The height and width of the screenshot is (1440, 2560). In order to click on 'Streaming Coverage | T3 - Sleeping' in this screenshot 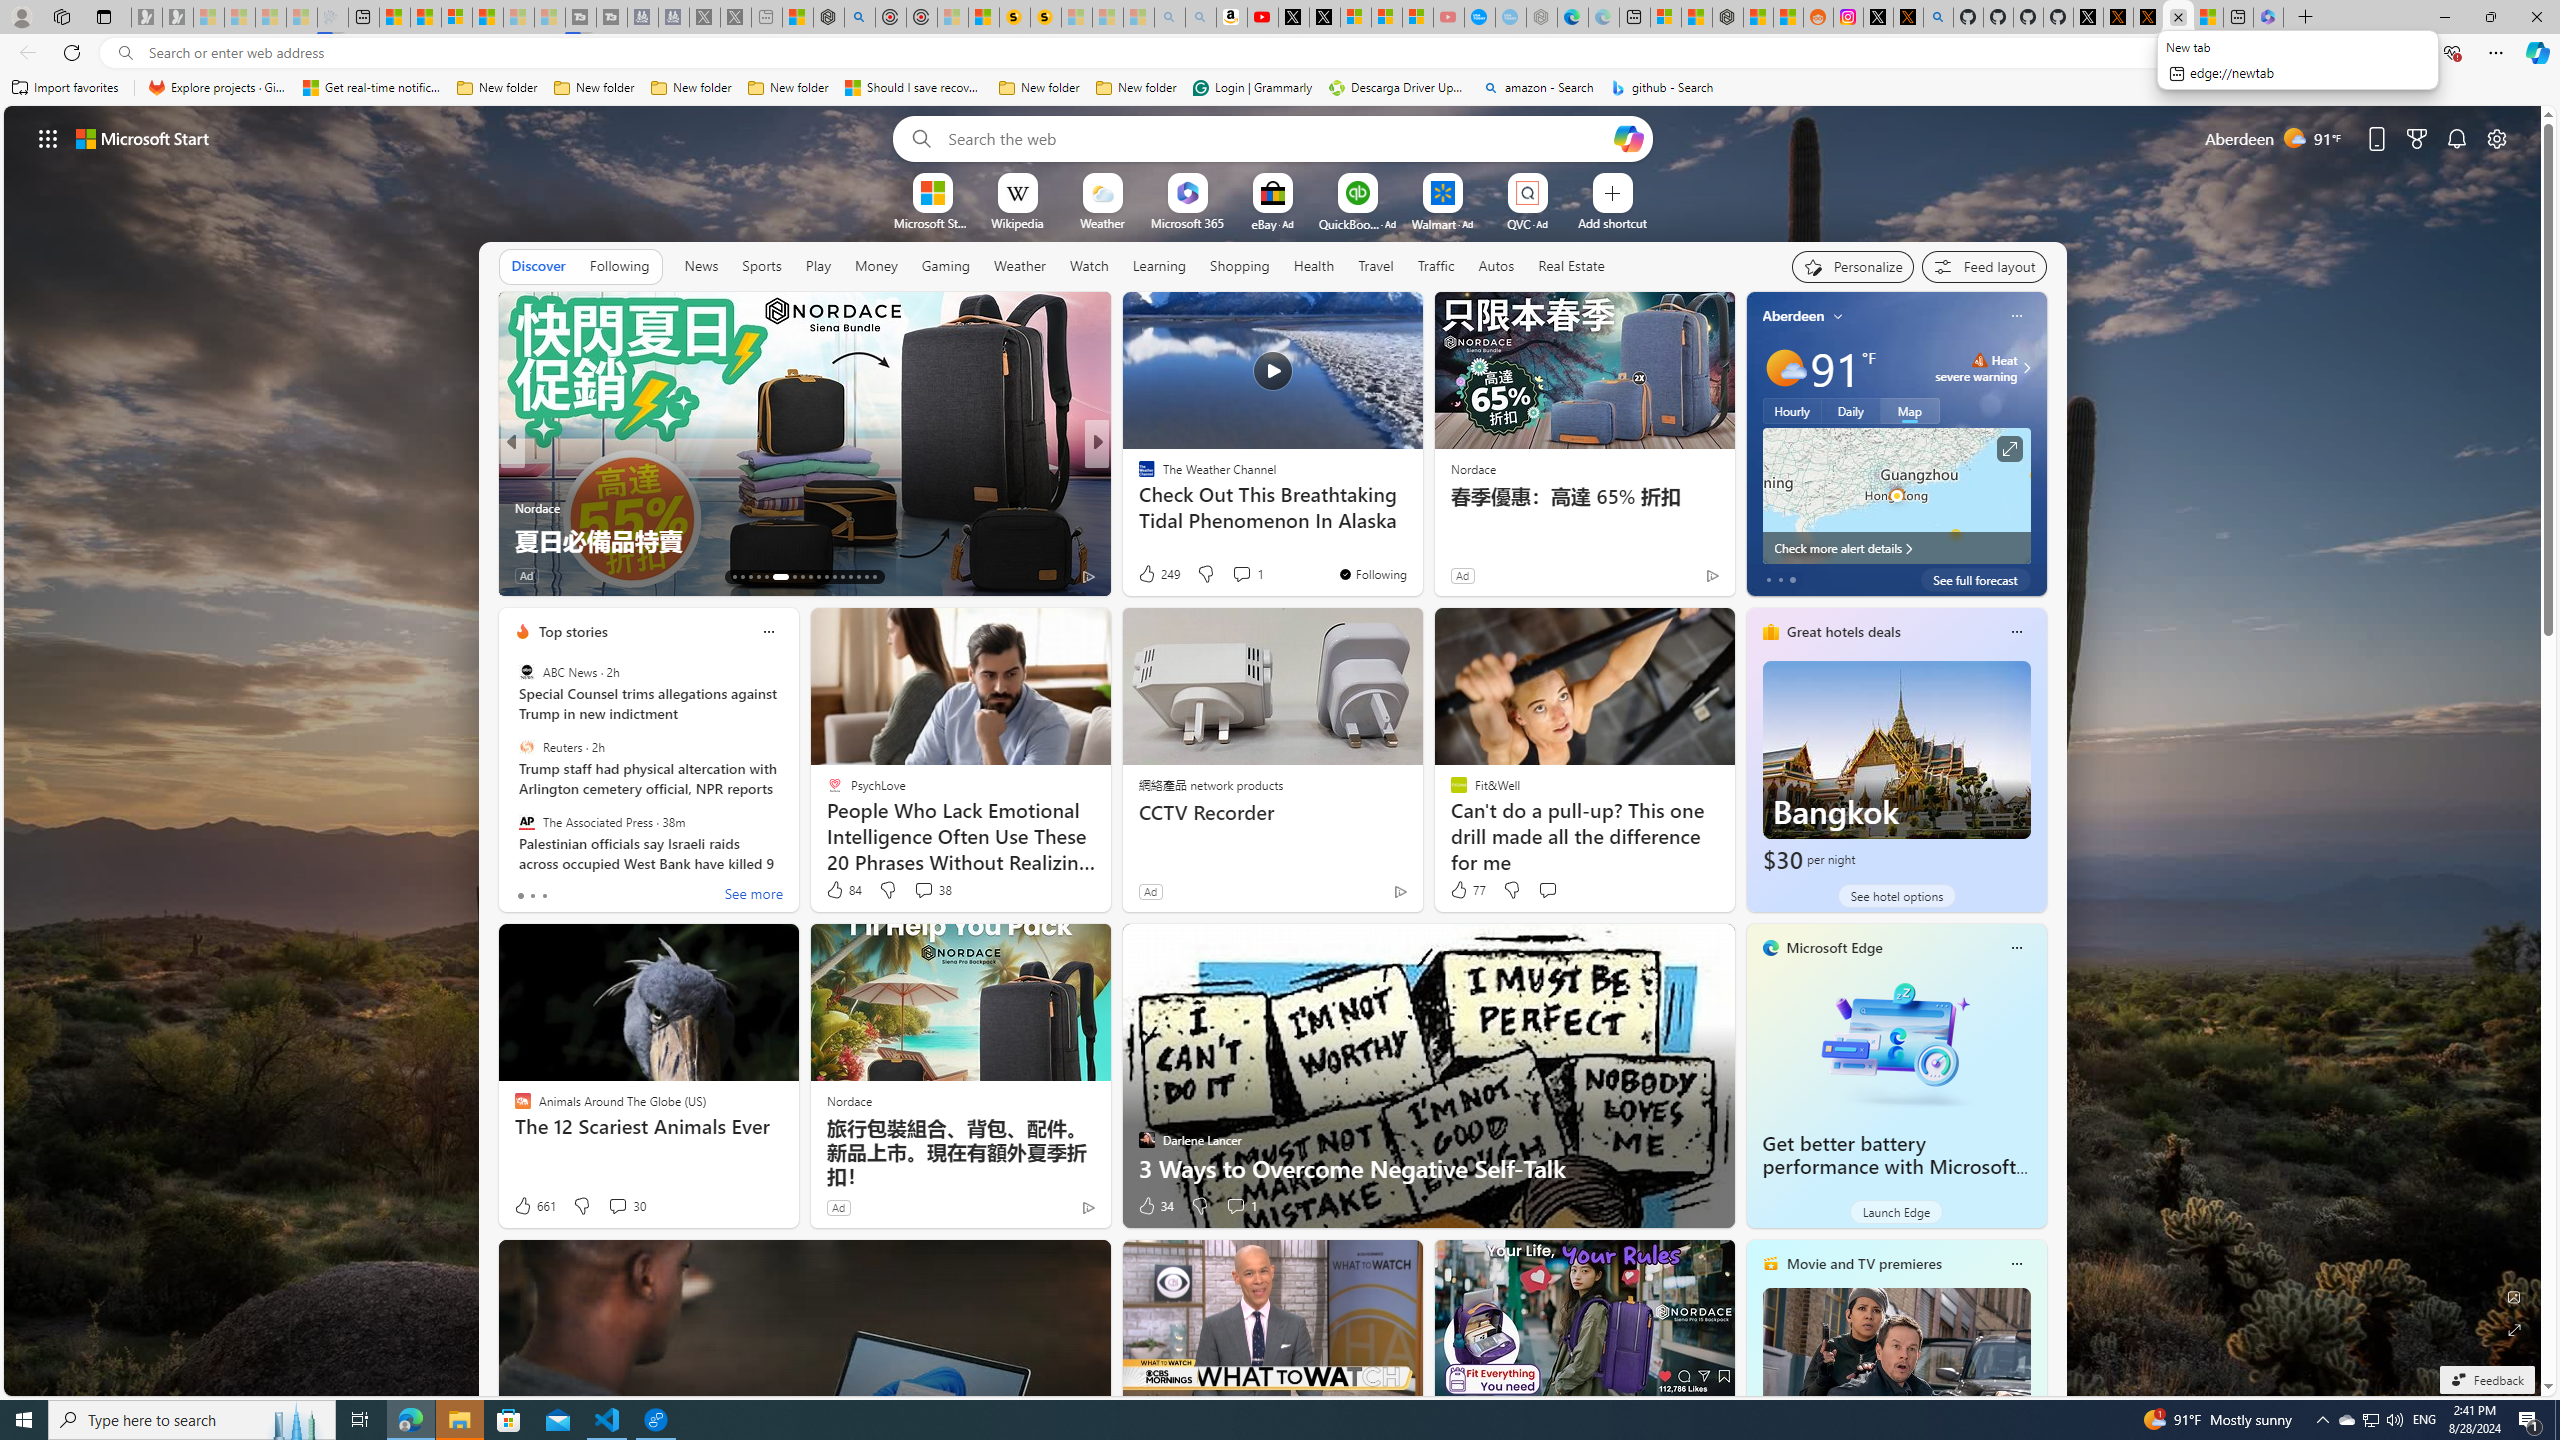, I will do `click(580, 16)`.